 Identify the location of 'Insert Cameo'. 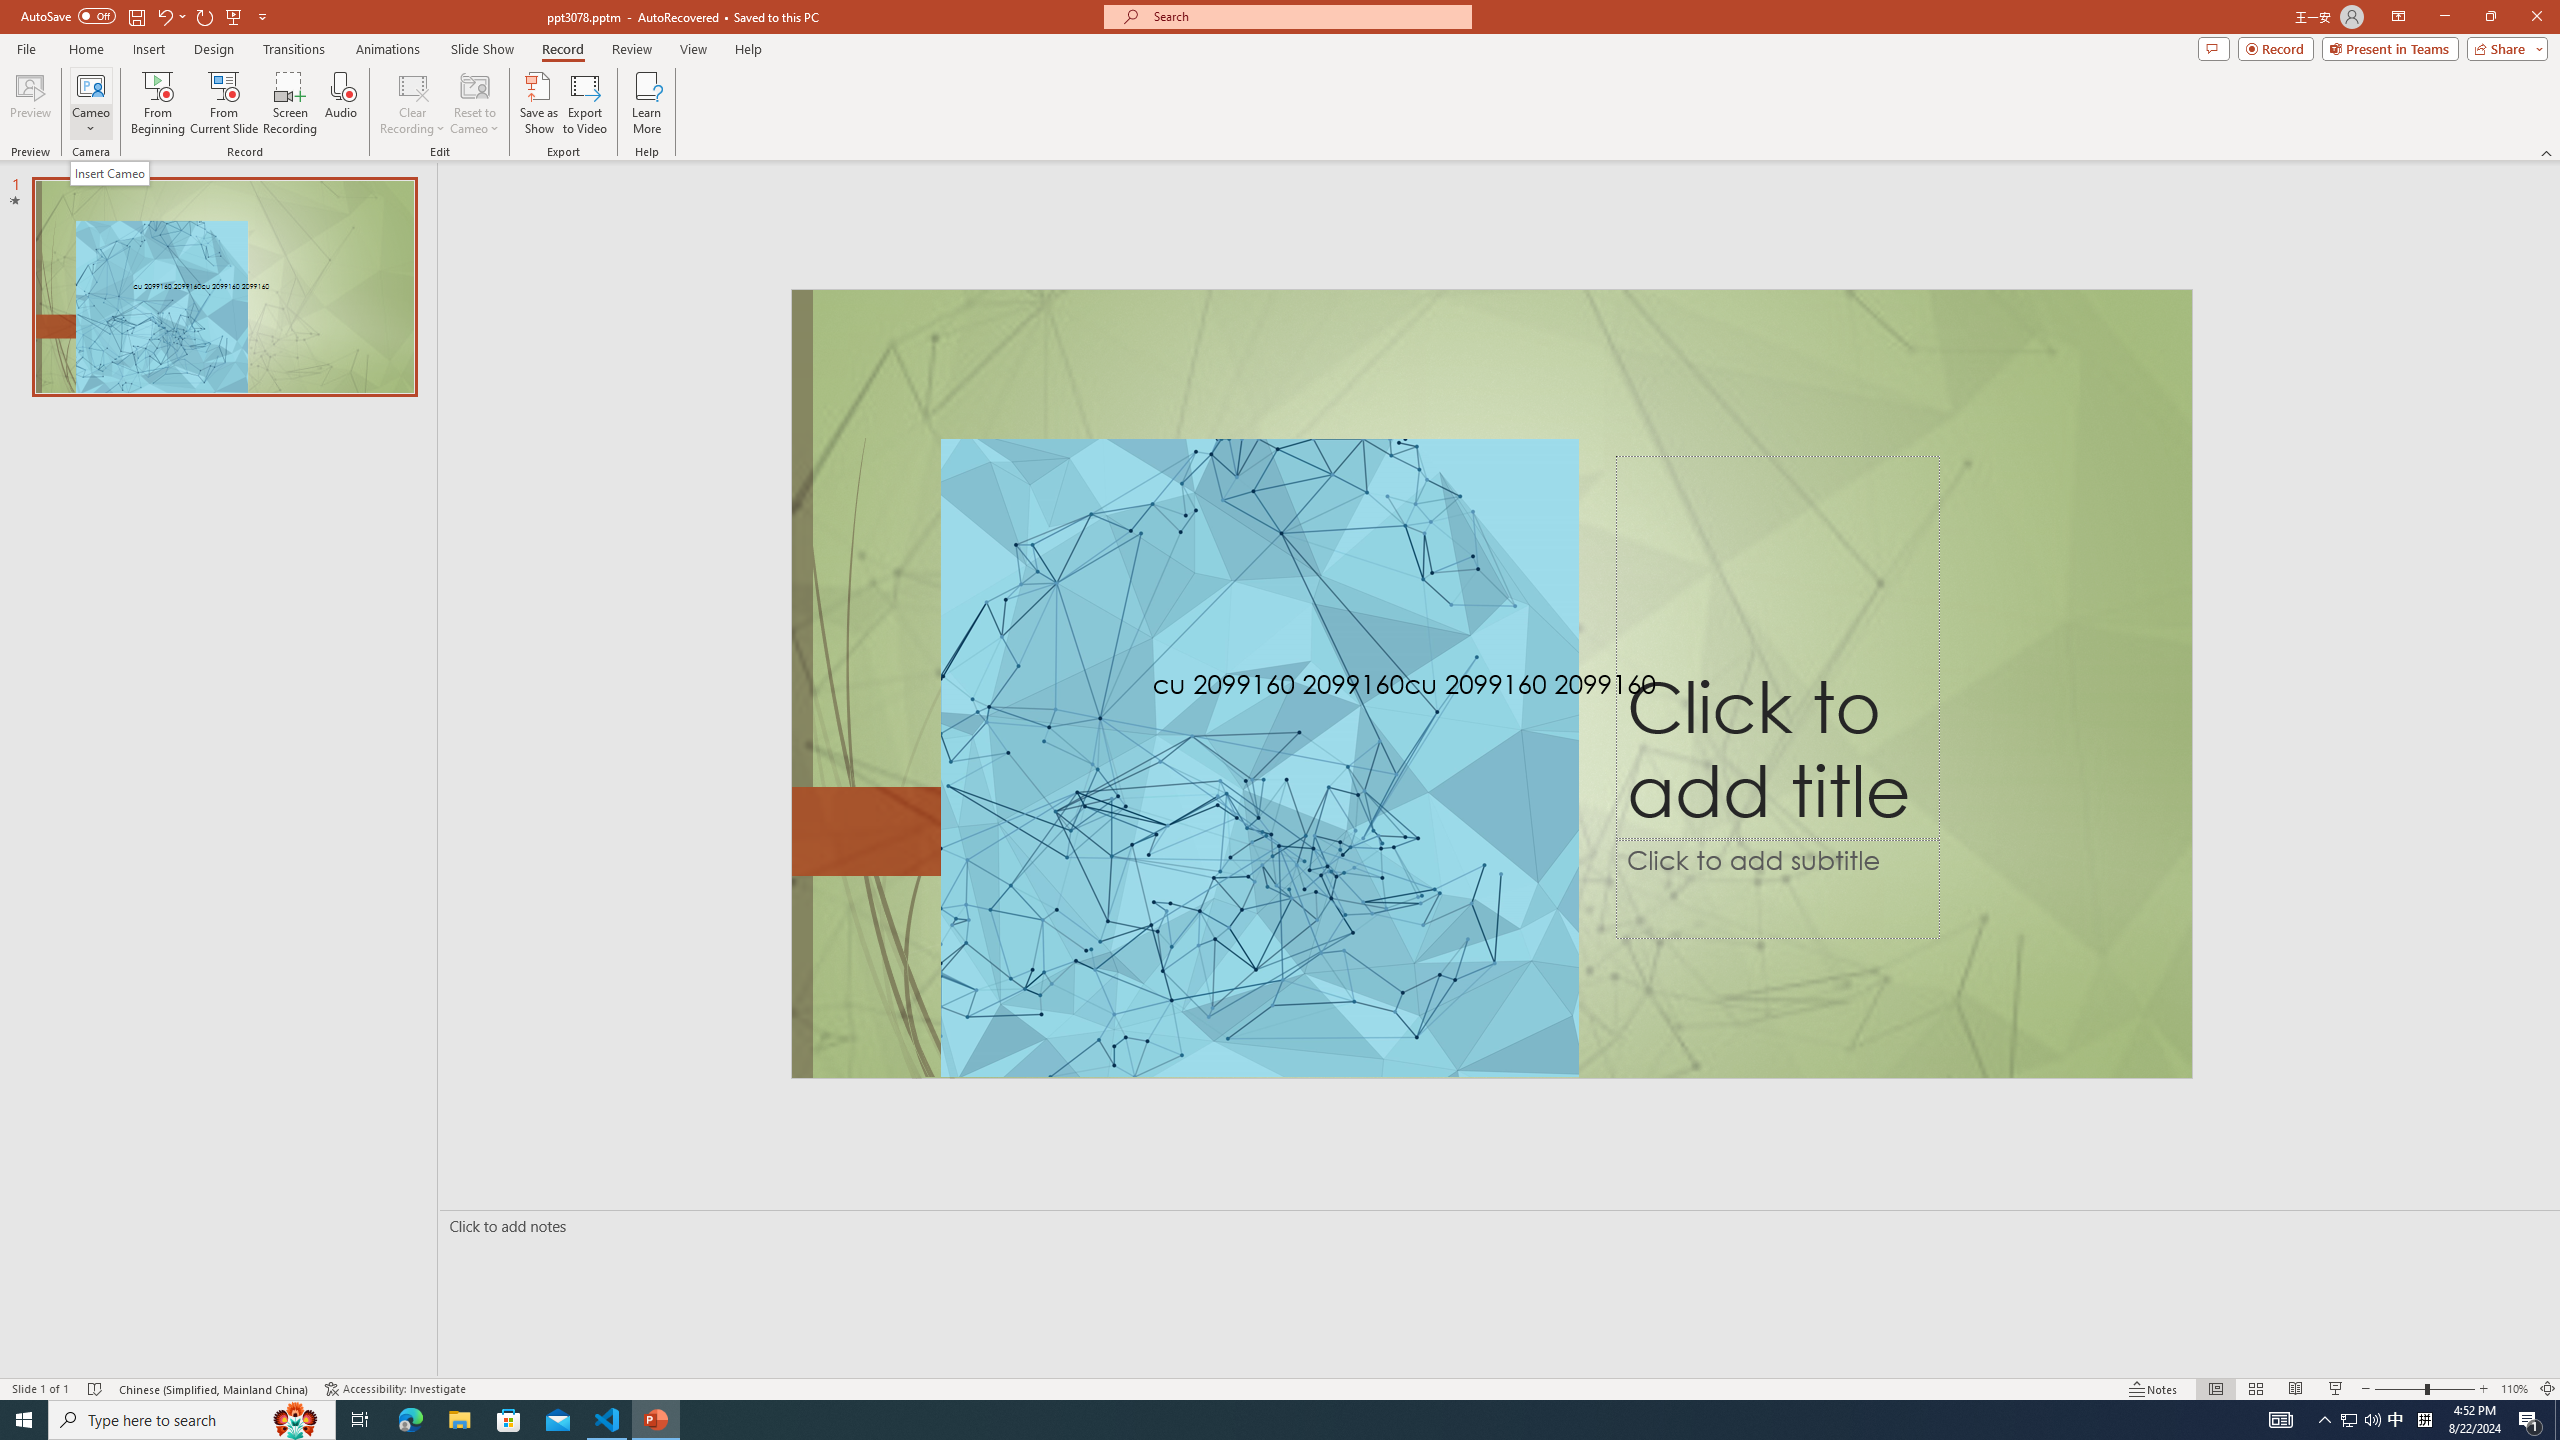
(110, 172).